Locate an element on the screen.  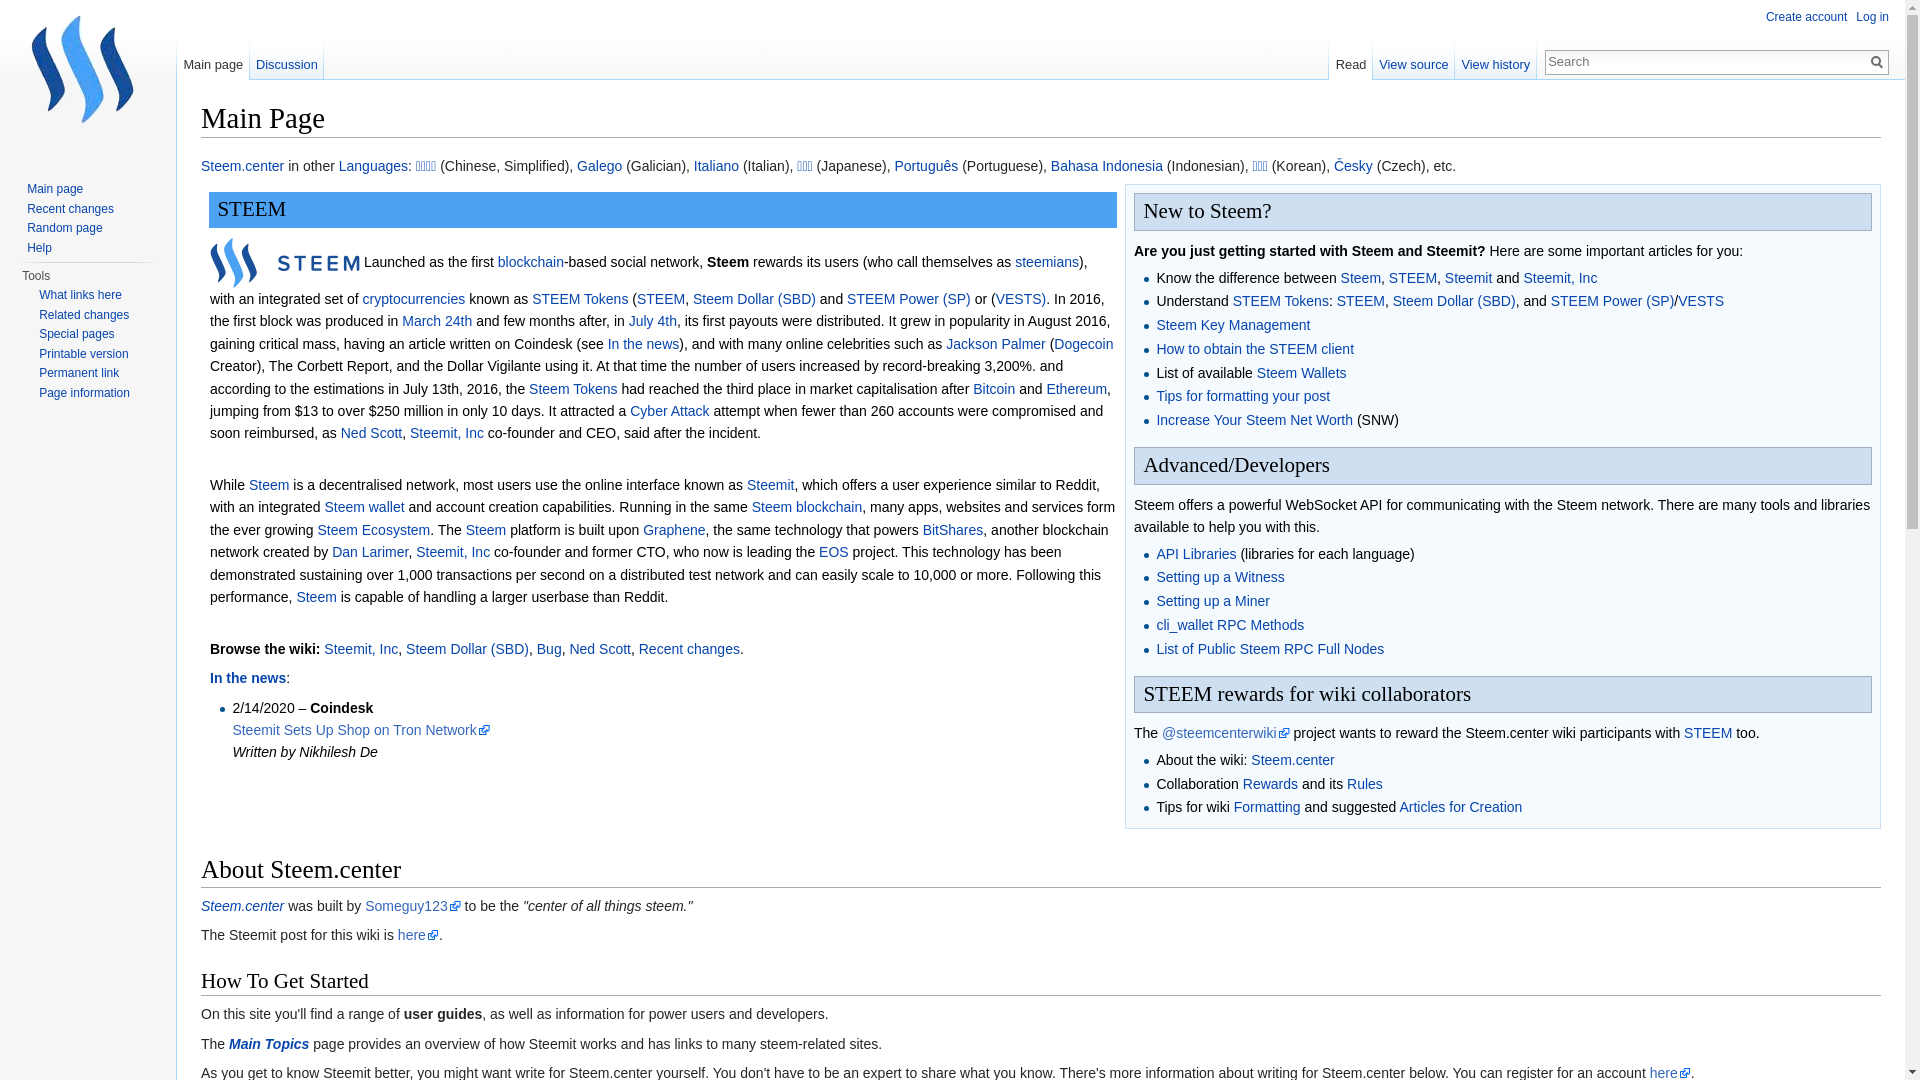
'Main page' is located at coordinates (213, 59).